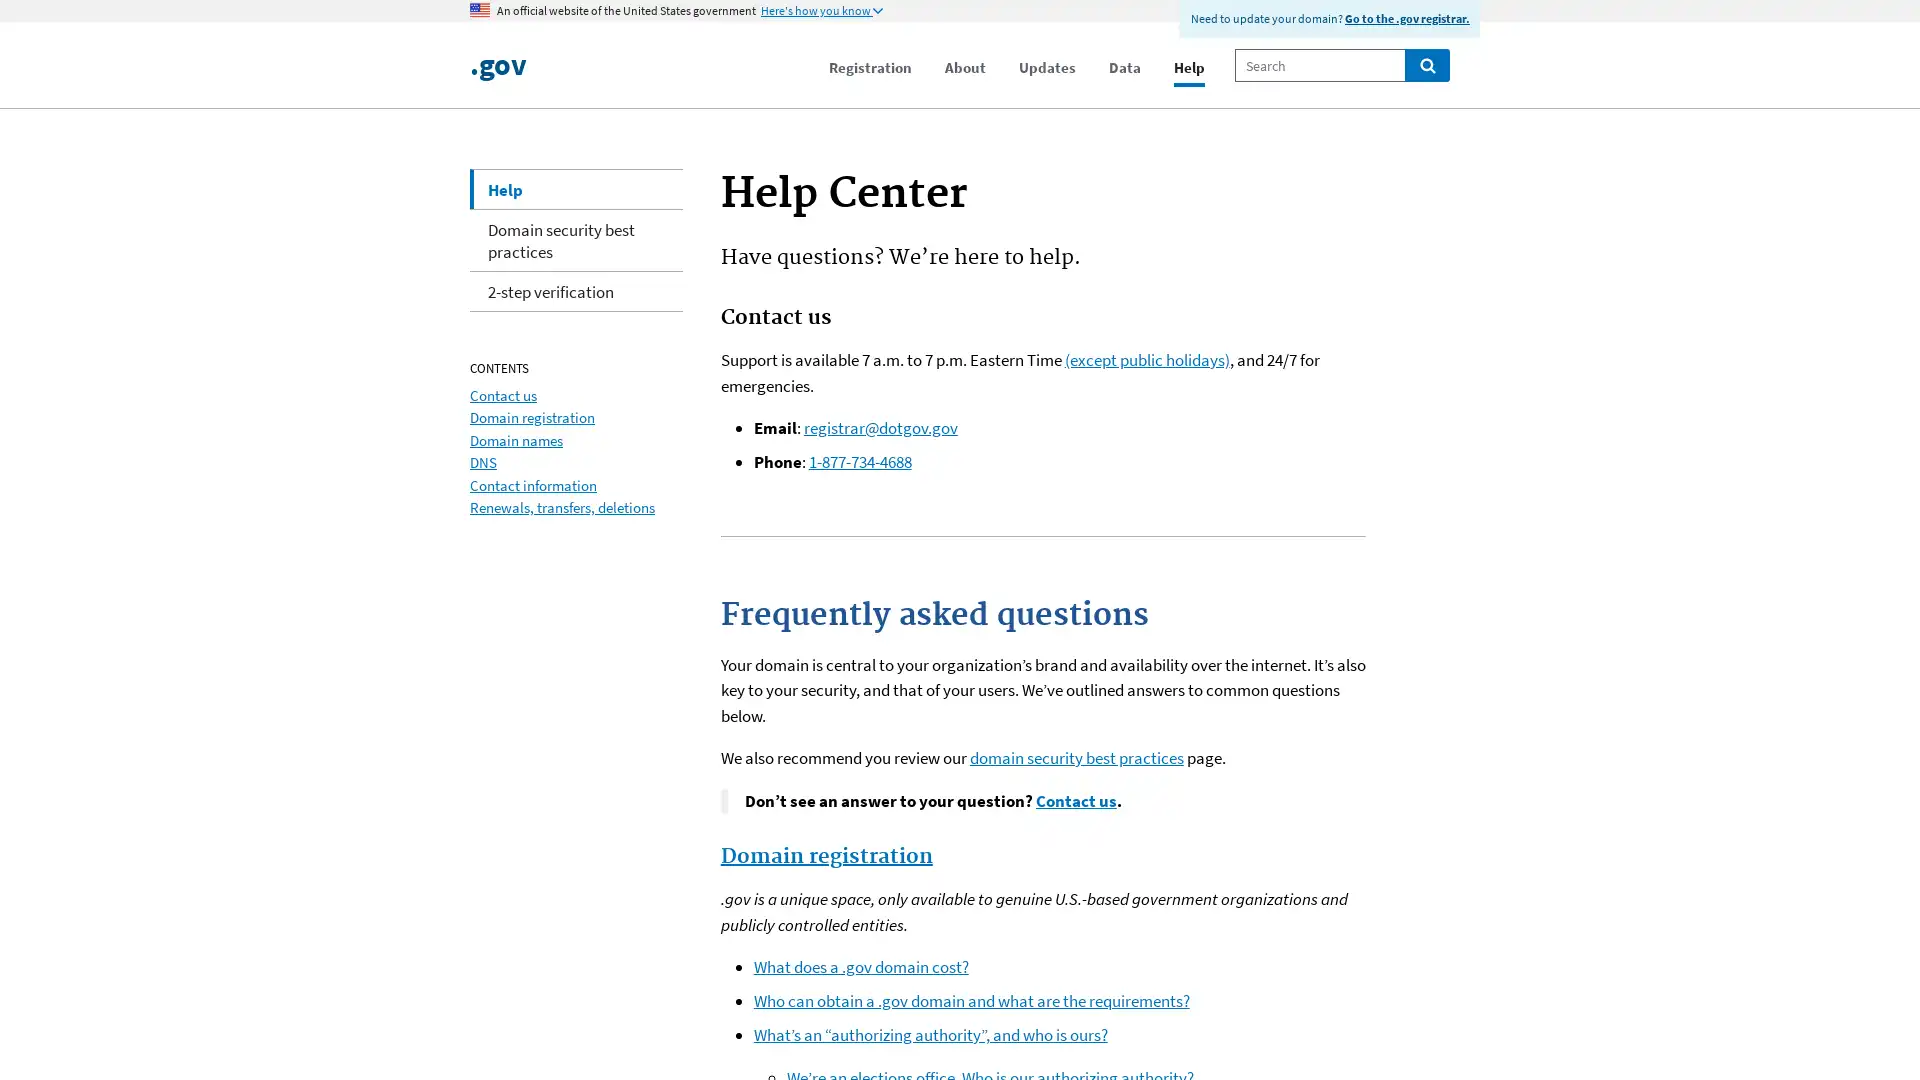 This screenshot has height=1080, width=1920. What do you see at coordinates (1426, 64) in the screenshot?
I see `Search` at bounding box center [1426, 64].